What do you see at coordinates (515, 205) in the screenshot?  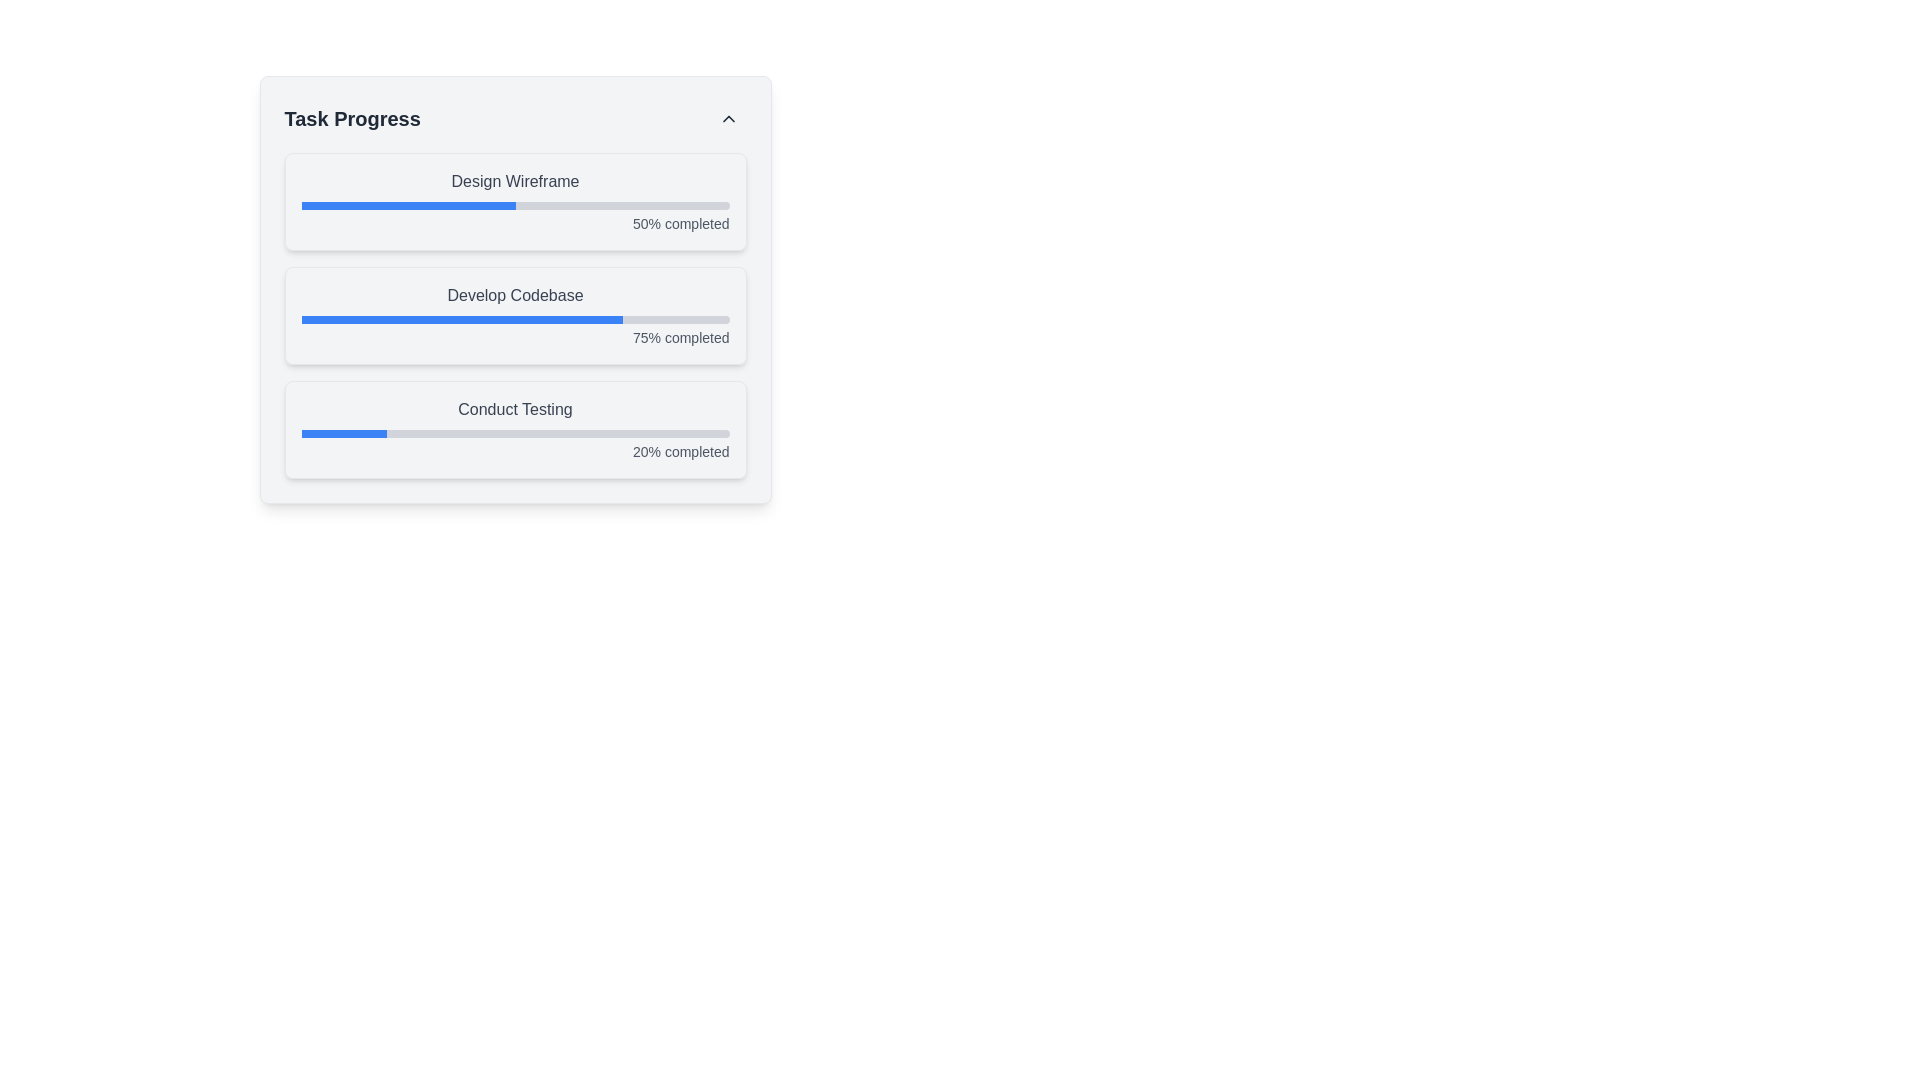 I see `the static progress bar that represents 50% completion of the 'Design Wireframe' task, which is the first element in the vertical stack under the 'Design Wireframe' label` at bounding box center [515, 205].